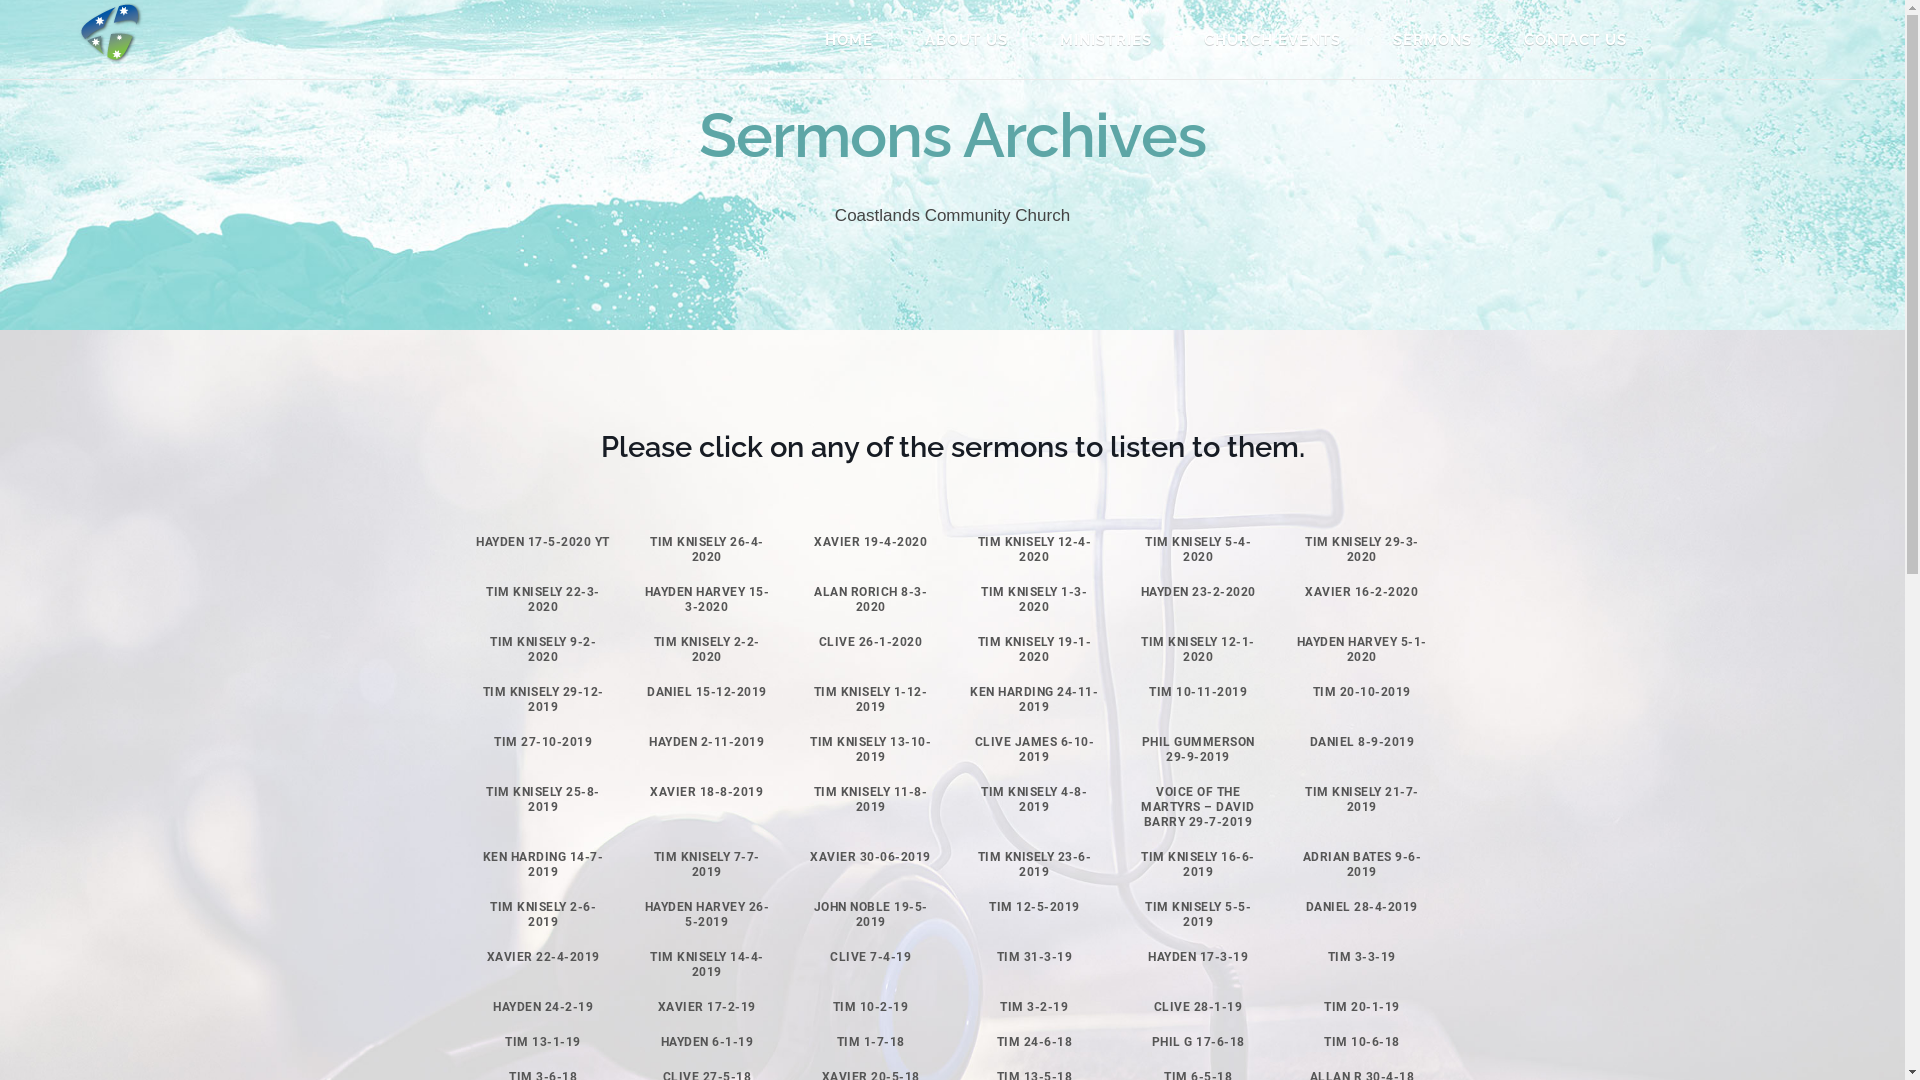  I want to click on 'XAVIER 30-06-2019', so click(870, 855).